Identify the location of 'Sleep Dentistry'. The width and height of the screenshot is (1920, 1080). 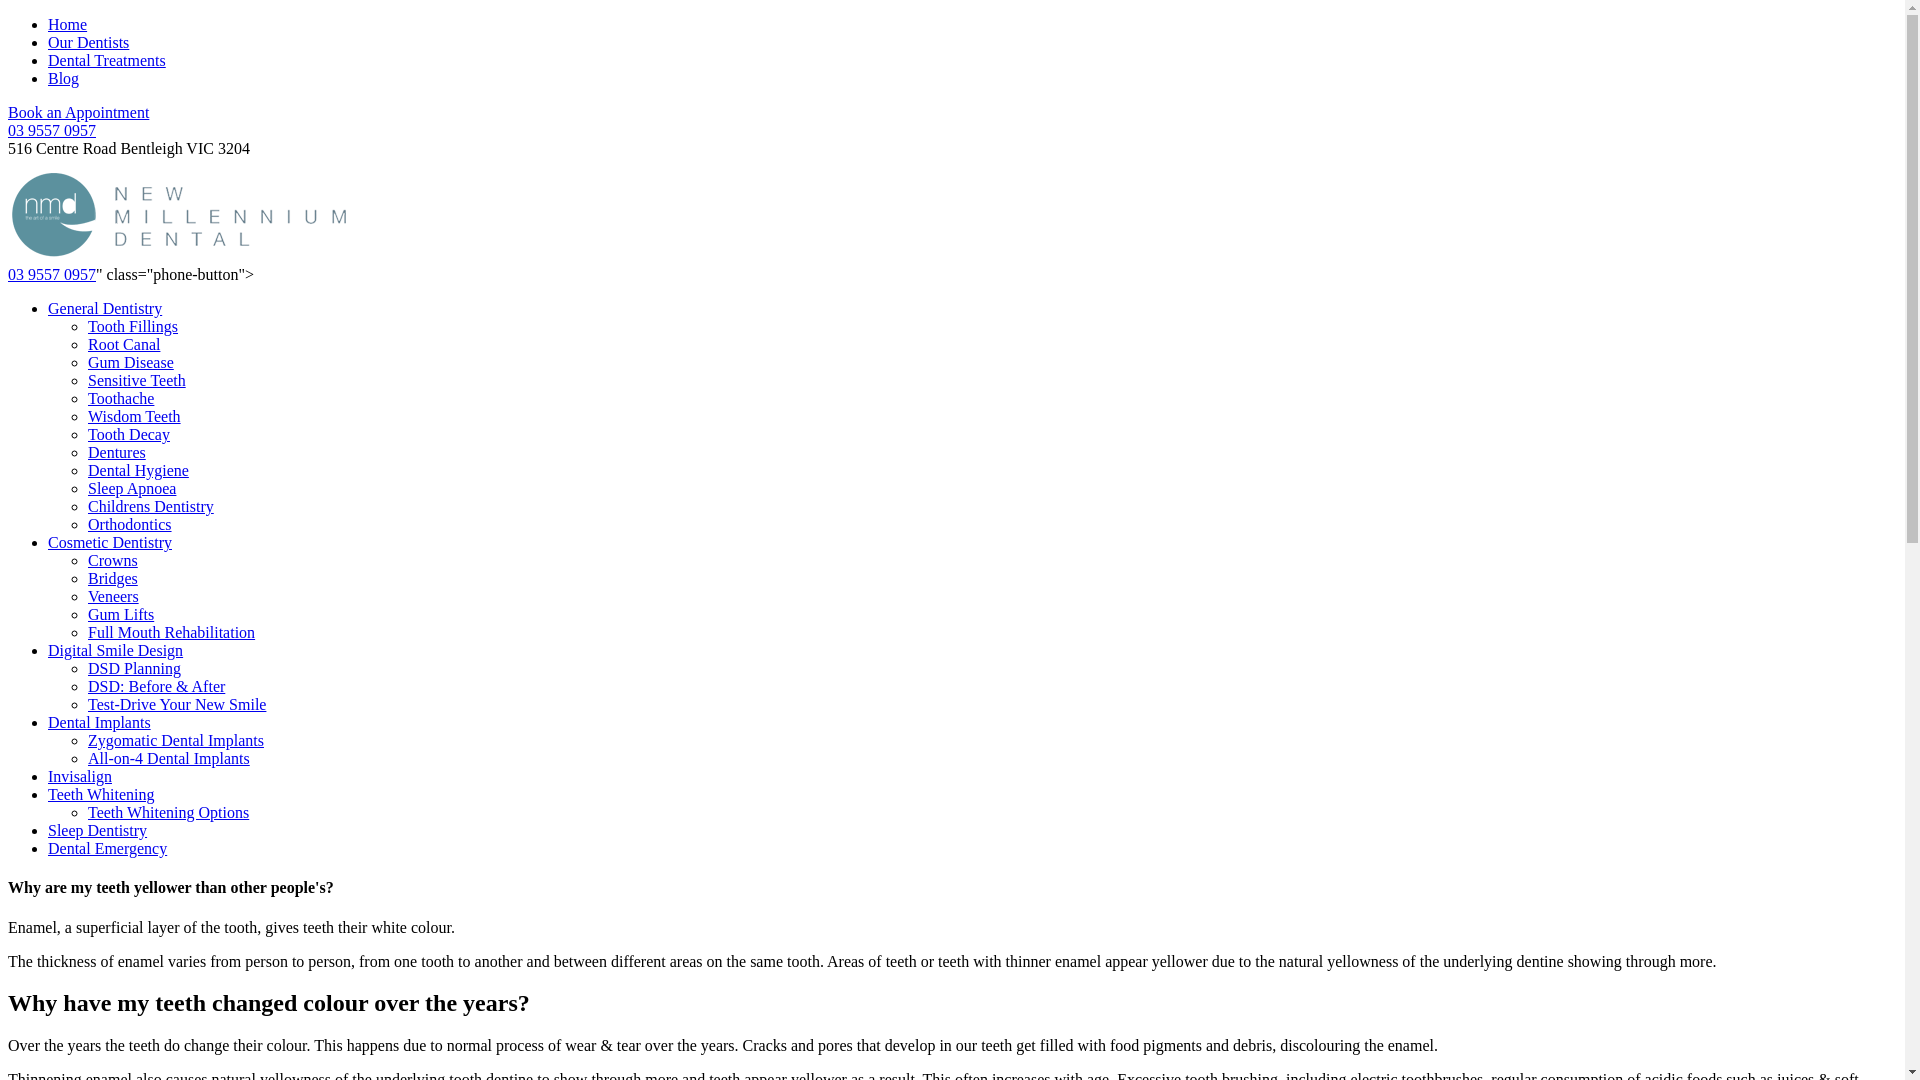
(96, 830).